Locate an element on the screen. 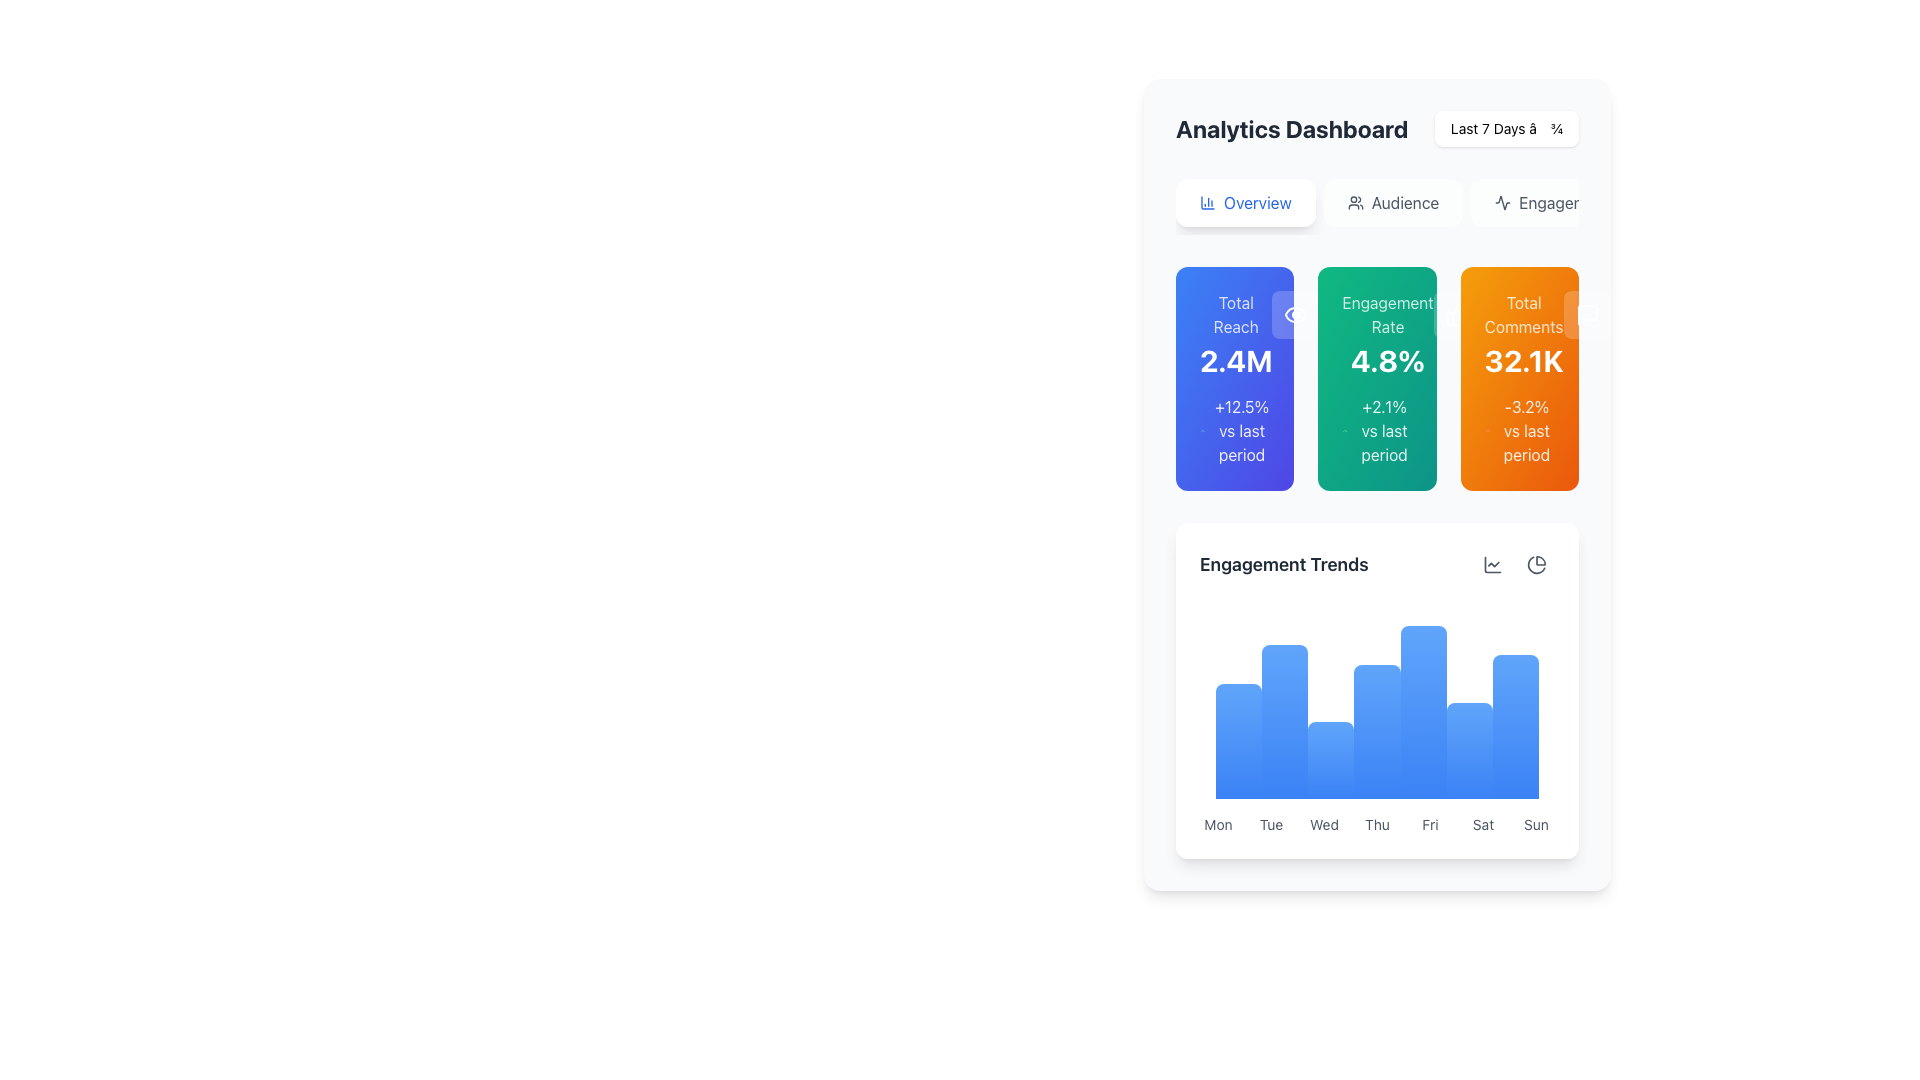  the positive feedback icon that signifies a 'like' or approval action, located to the right of the 'Engagement Rate 4.8%' green block in the dashboard layout is located at coordinates (1457, 315).